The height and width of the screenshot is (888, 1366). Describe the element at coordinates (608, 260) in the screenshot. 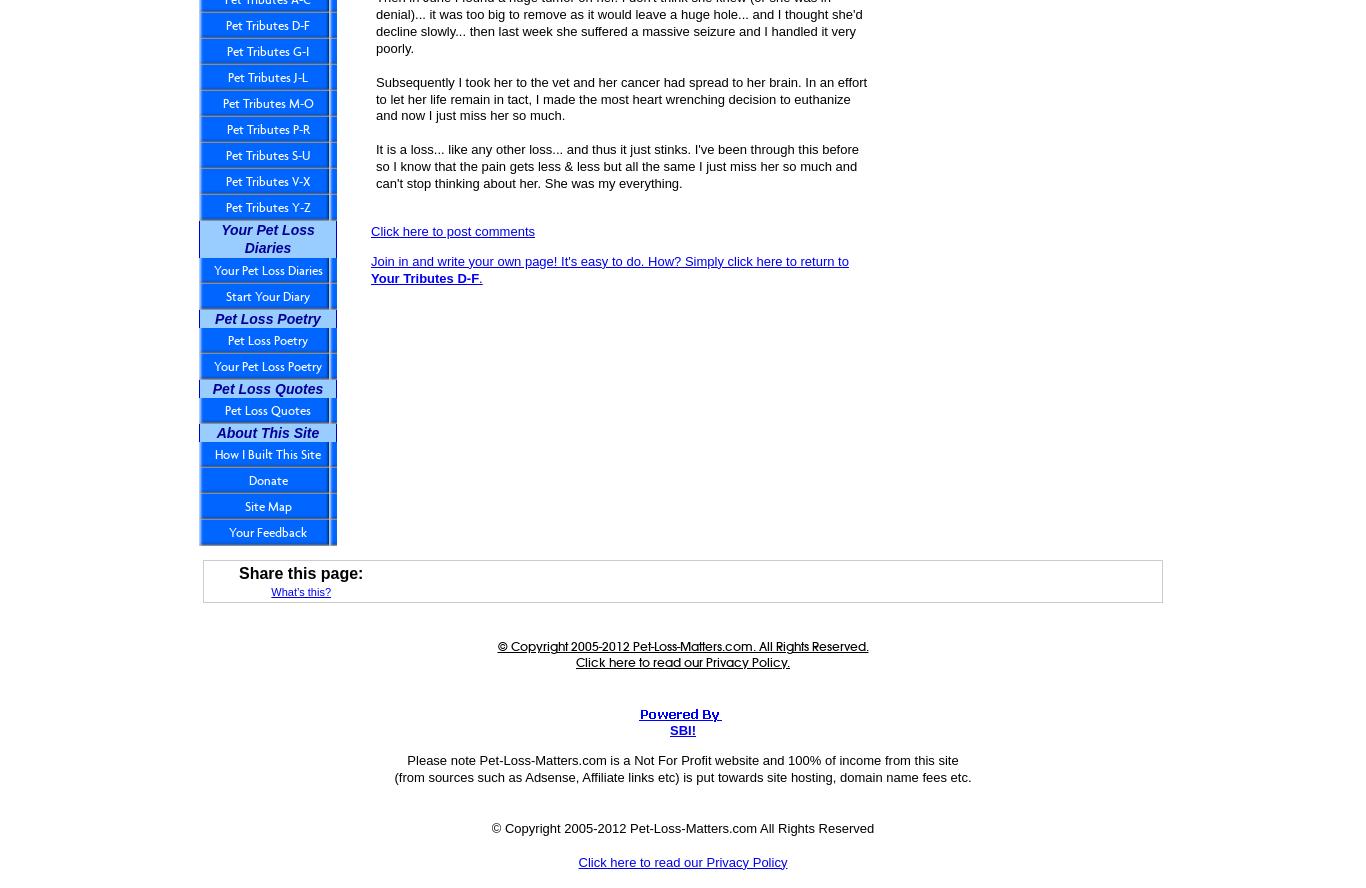

I see `'Join in and write your own page! It's easy to do. How? Simply click here to return to'` at that location.